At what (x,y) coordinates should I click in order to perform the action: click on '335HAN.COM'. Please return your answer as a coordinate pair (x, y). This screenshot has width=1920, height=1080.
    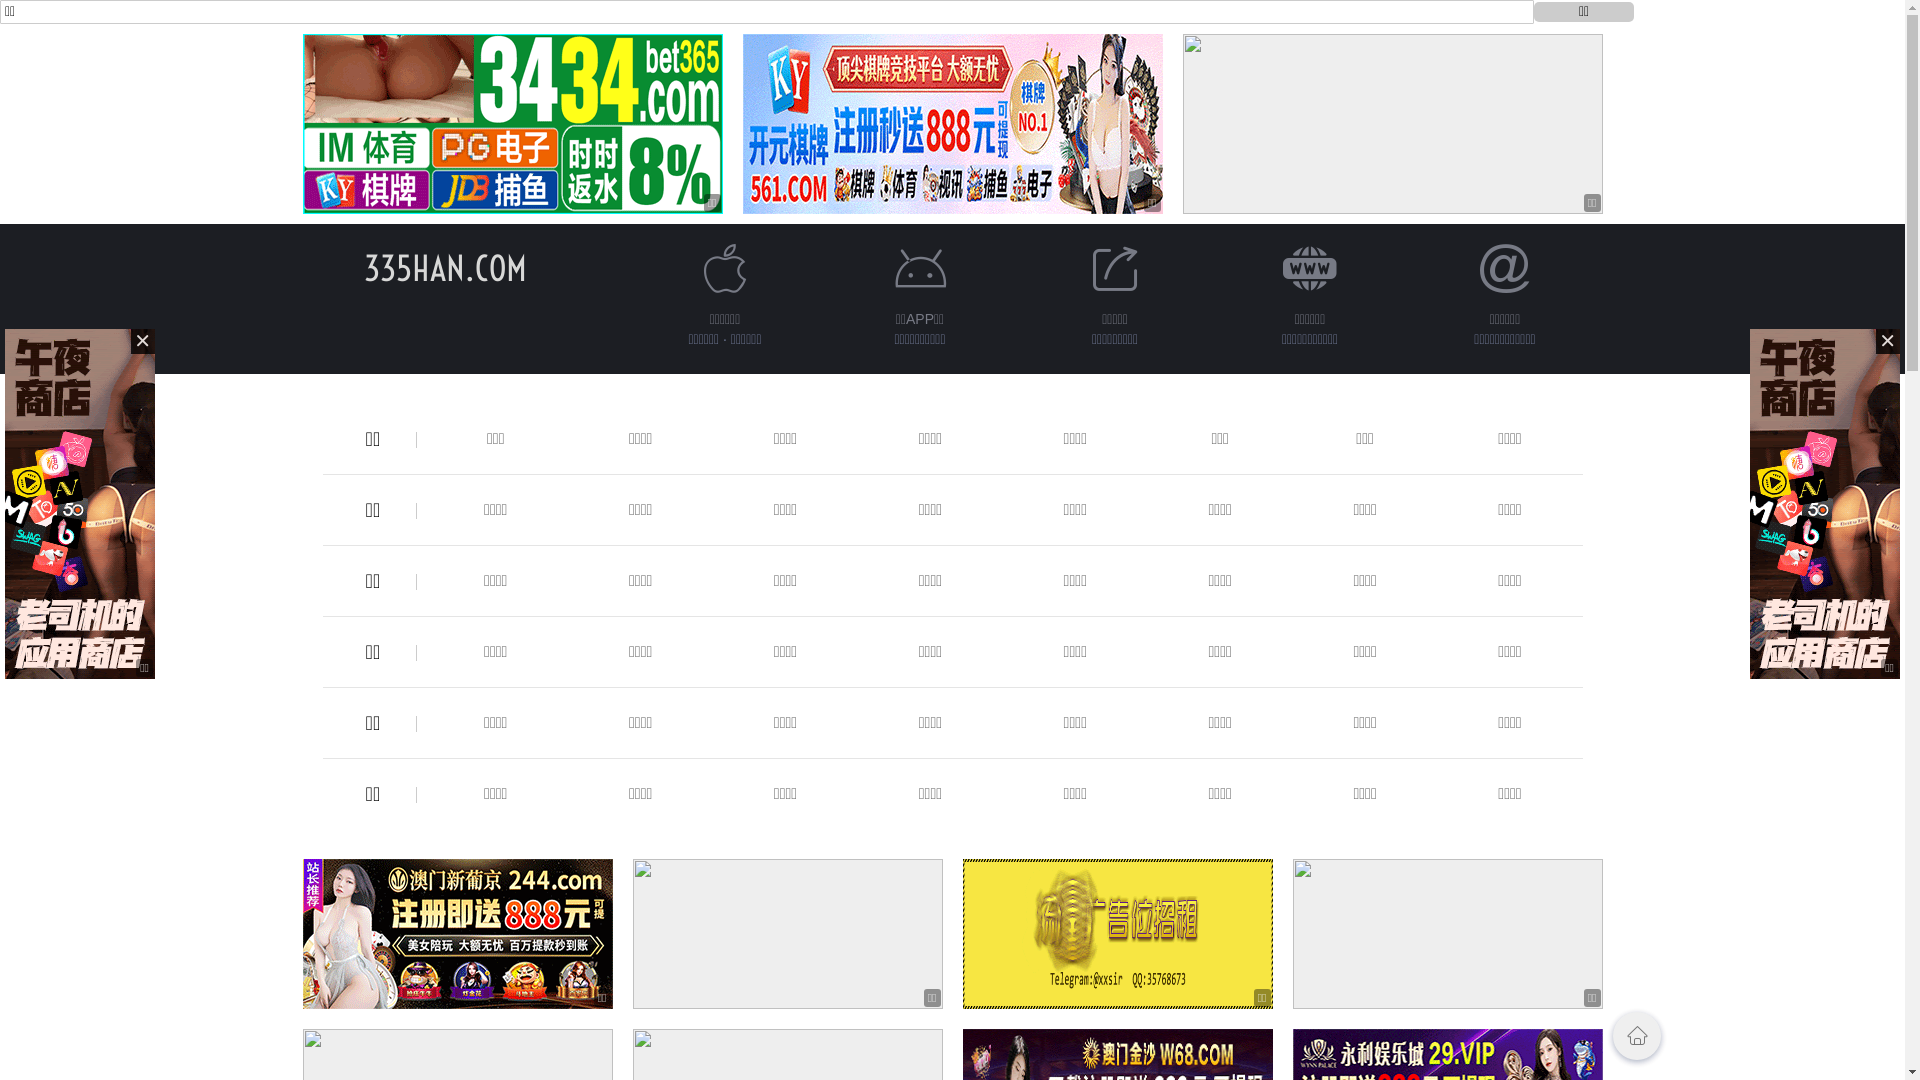
    Looking at the image, I should click on (444, 267).